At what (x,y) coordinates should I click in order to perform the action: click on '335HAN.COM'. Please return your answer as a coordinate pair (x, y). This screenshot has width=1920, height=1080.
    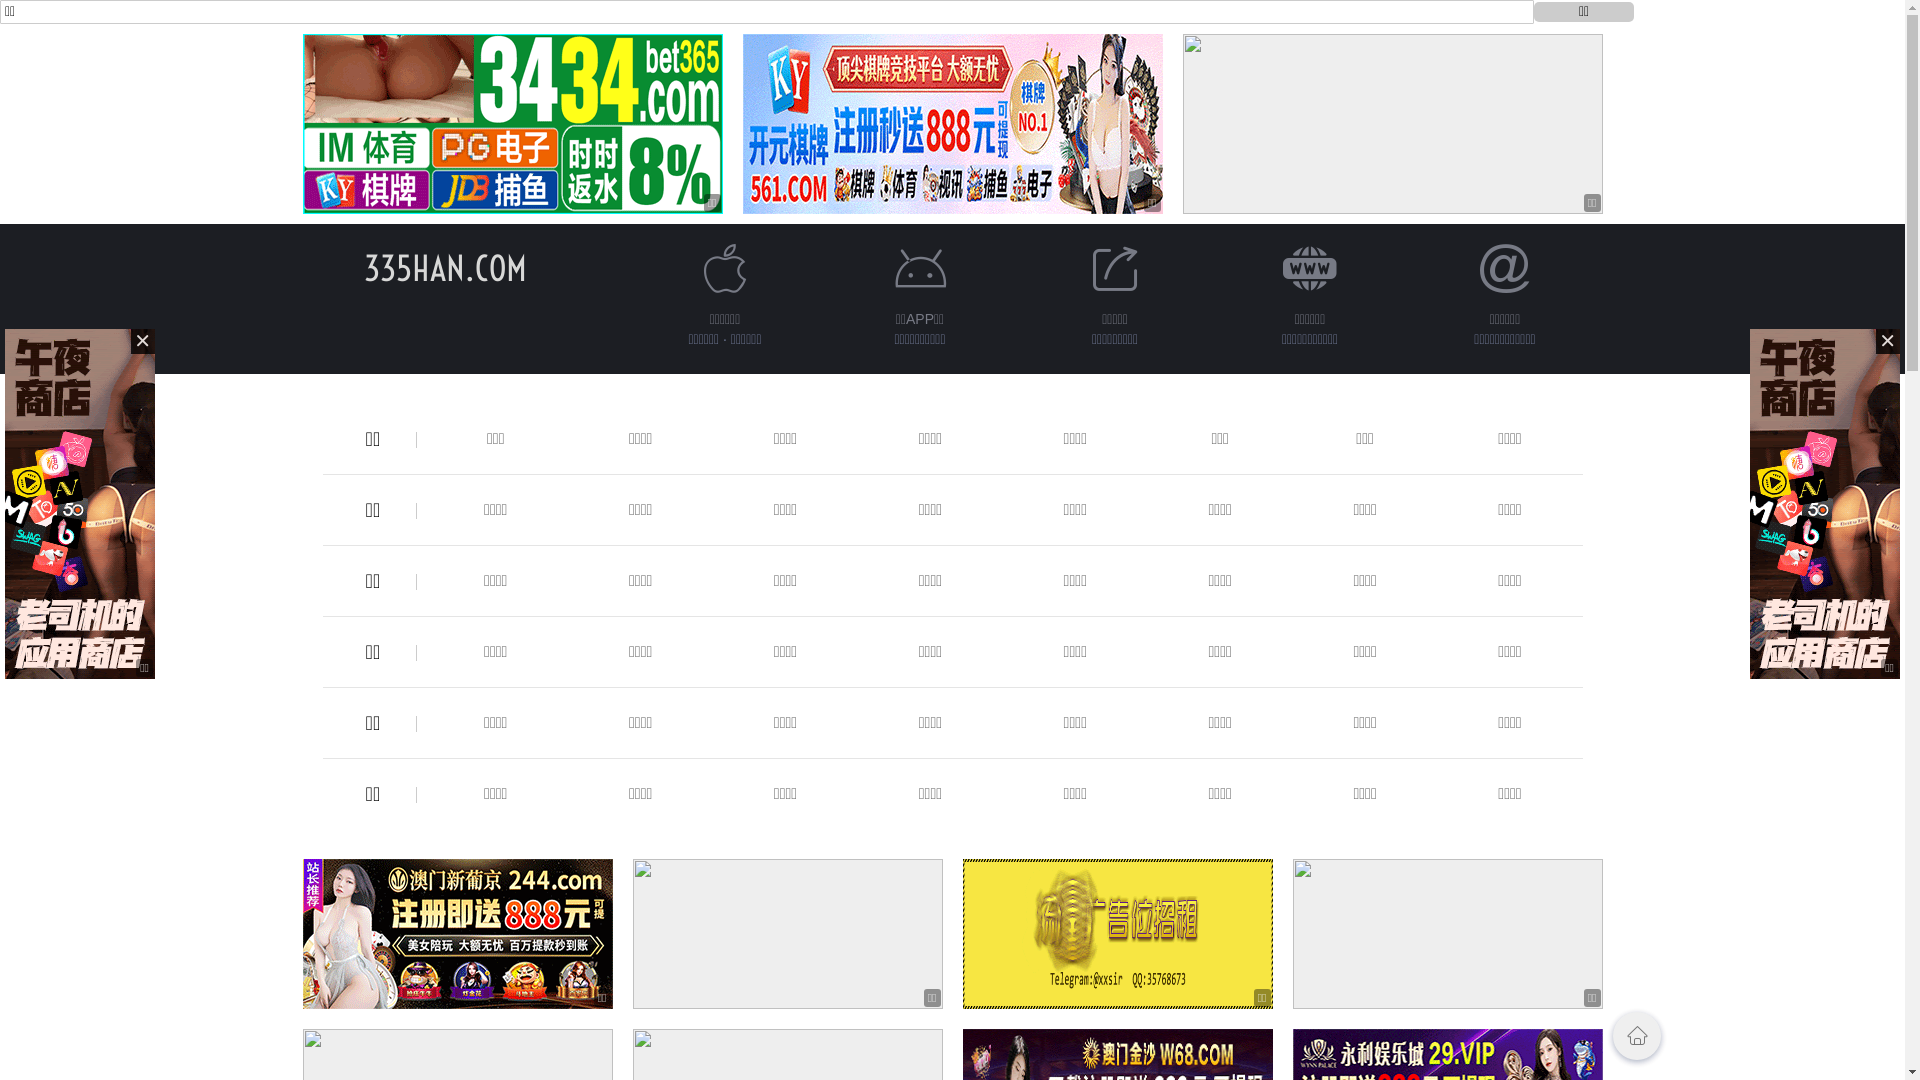
    Looking at the image, I should click on (444, 267).